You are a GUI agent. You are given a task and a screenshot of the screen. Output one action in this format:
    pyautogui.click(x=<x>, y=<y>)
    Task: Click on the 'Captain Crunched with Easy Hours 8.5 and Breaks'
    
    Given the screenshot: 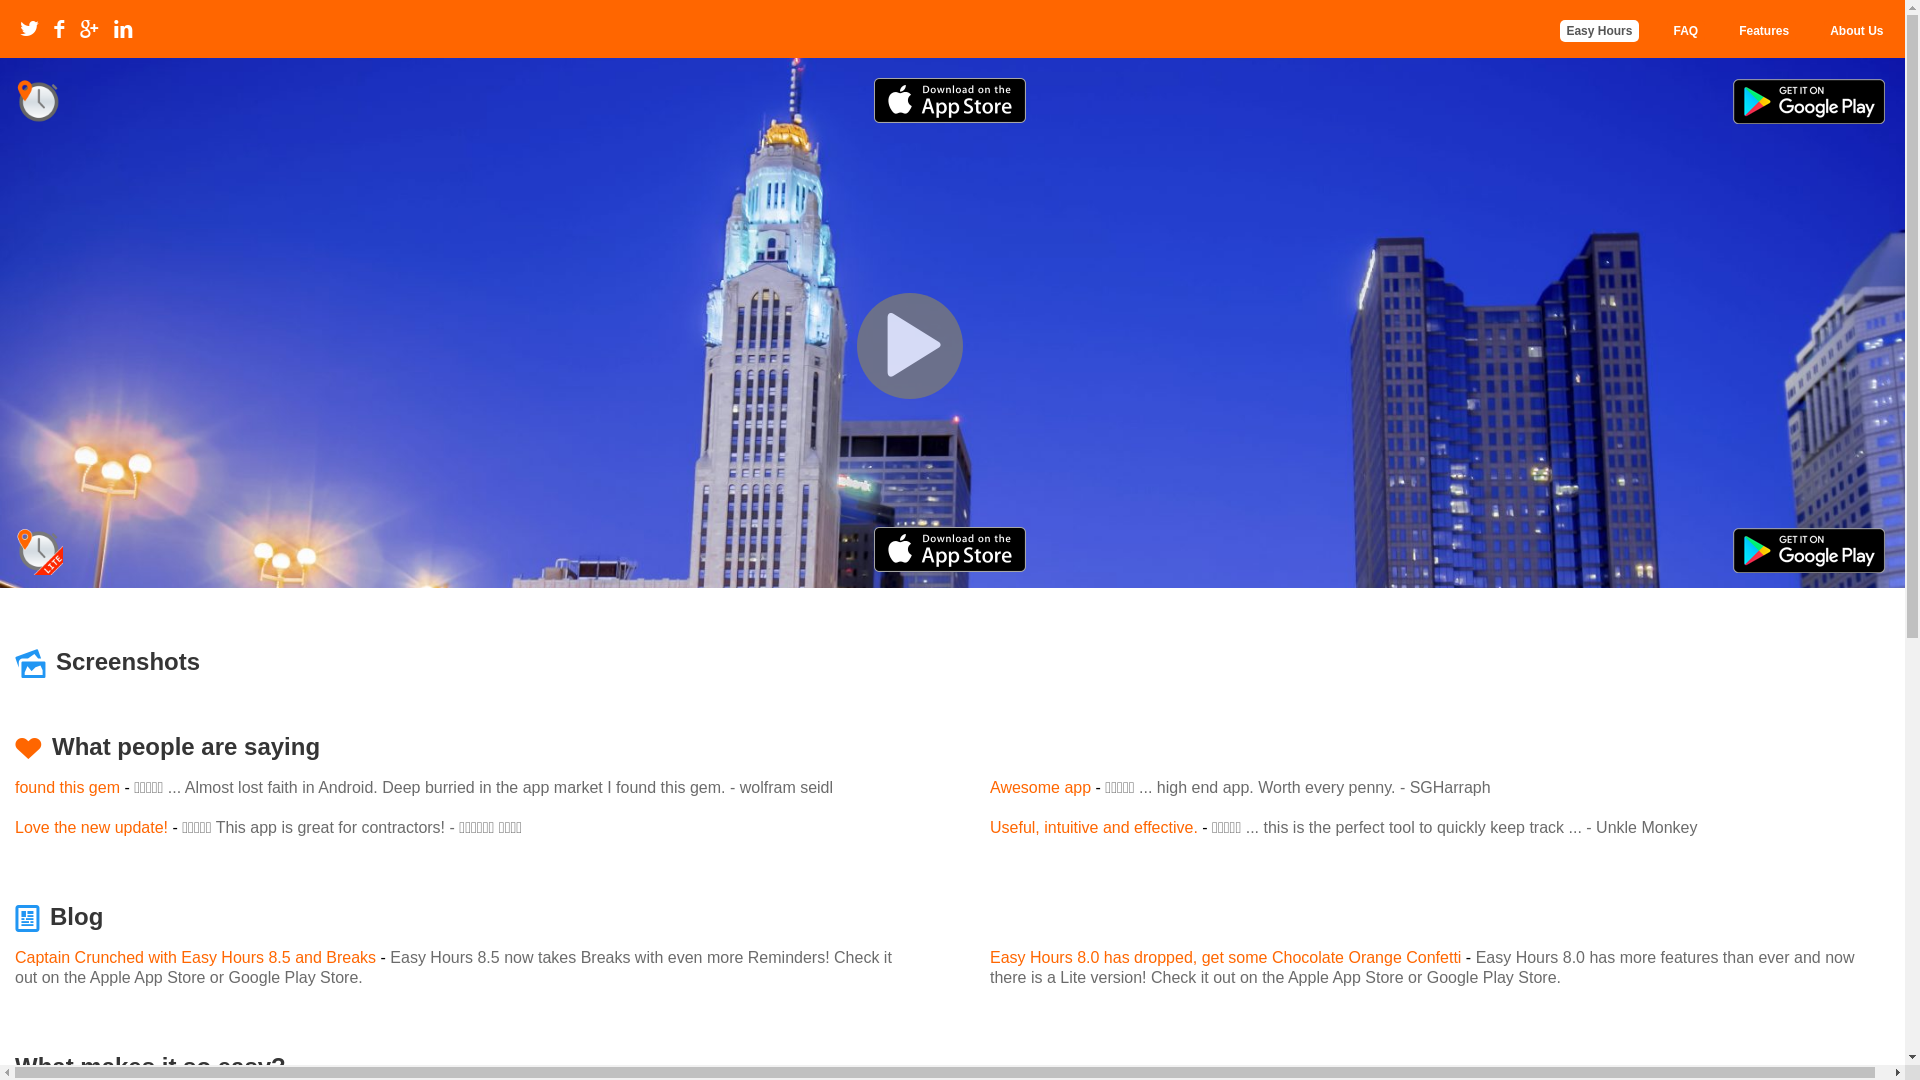 What is the action you would take?
    pyautogui.click(x=14, y=956)
    